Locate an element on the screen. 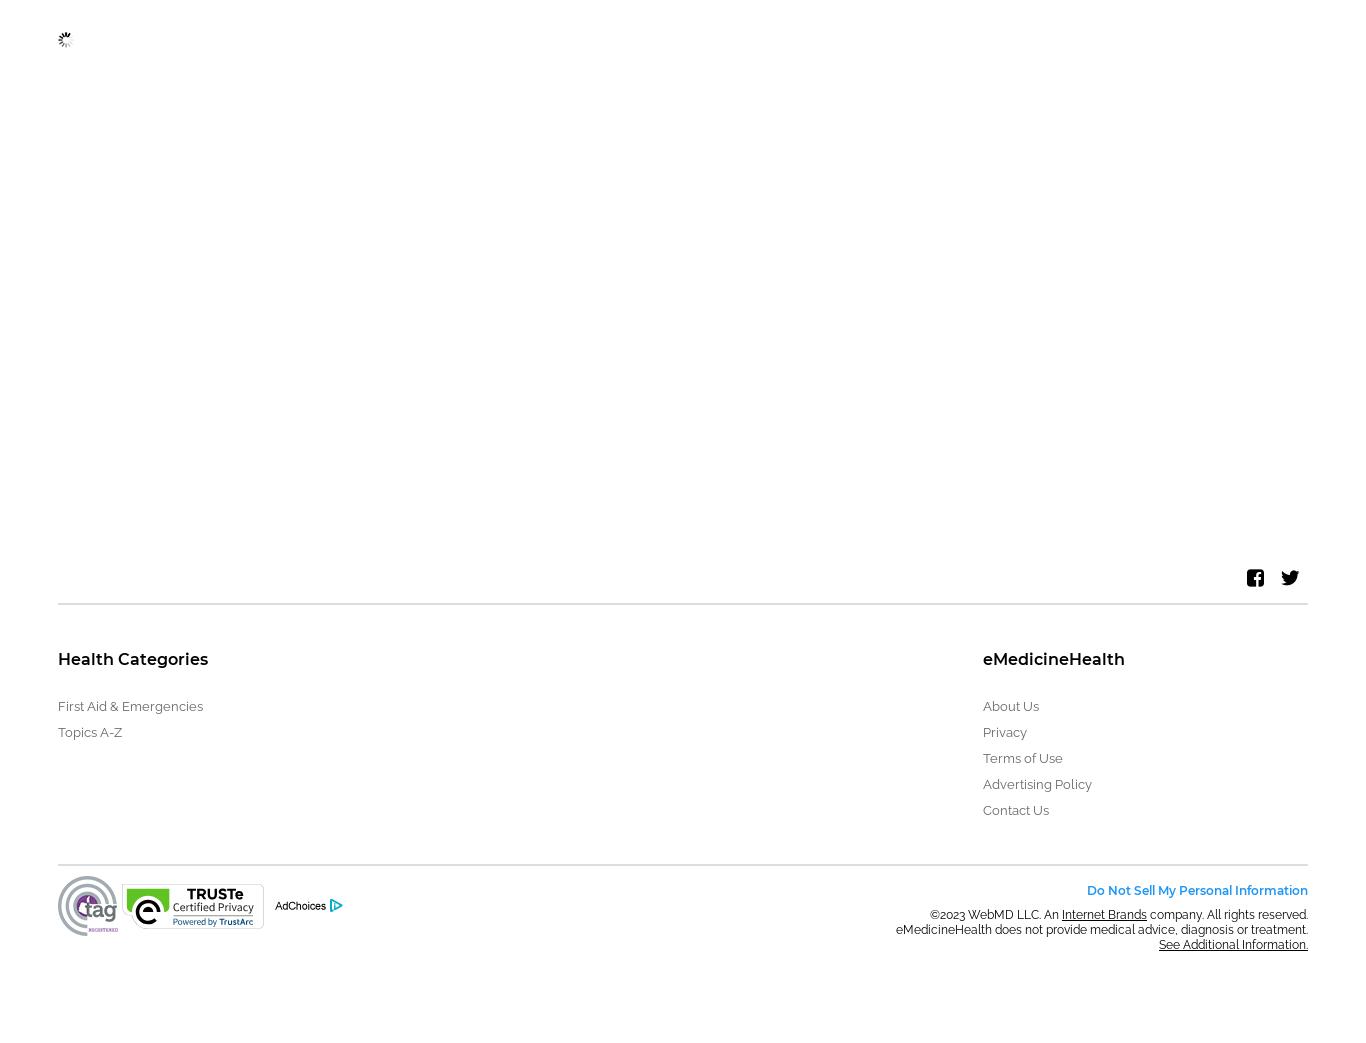 The width and height of the screenshot is (1366, 1043). '©2023 WebMD LLC. An' is located at coordinates (995, 914).